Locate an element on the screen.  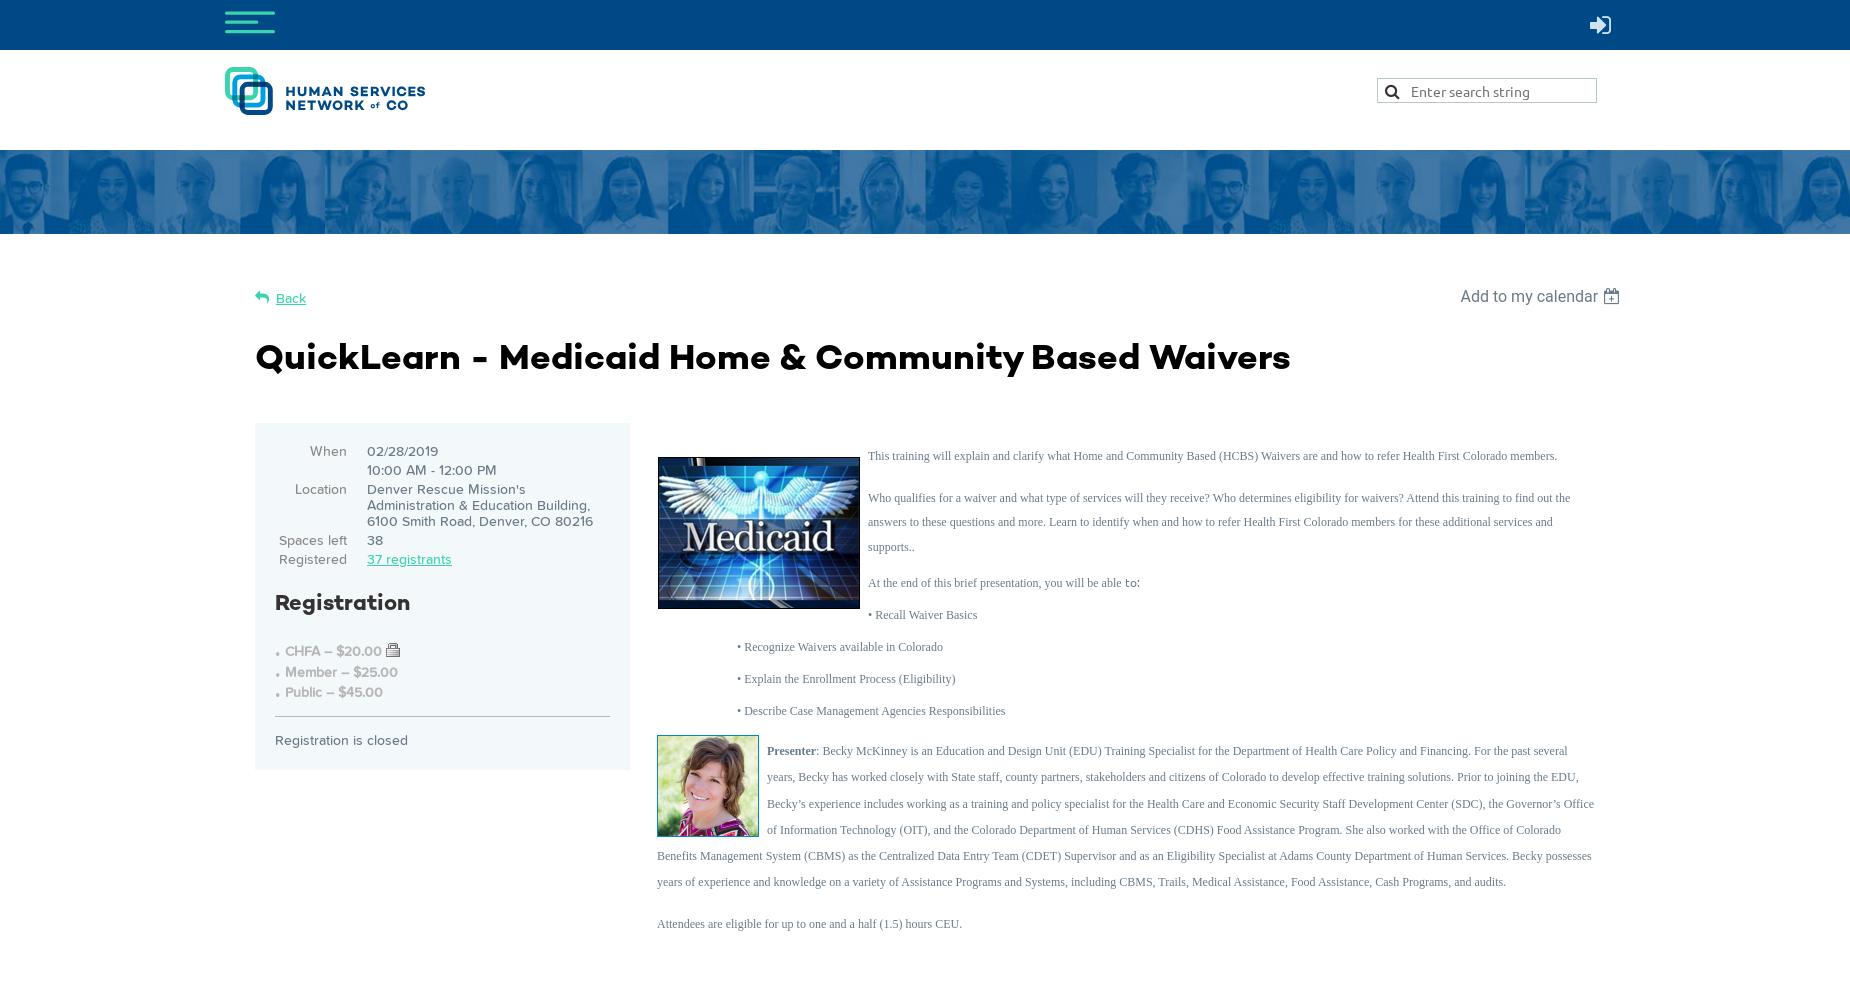
'Who qualifies for a waiver and what type of services will they receive? Who determines eligibility for waivers? Attend this training to find out the answers to these questions and more. Learn to identify when and how to refer Health First Colorado members for these additional services and supports..' is located at coordinates (1217, 522).